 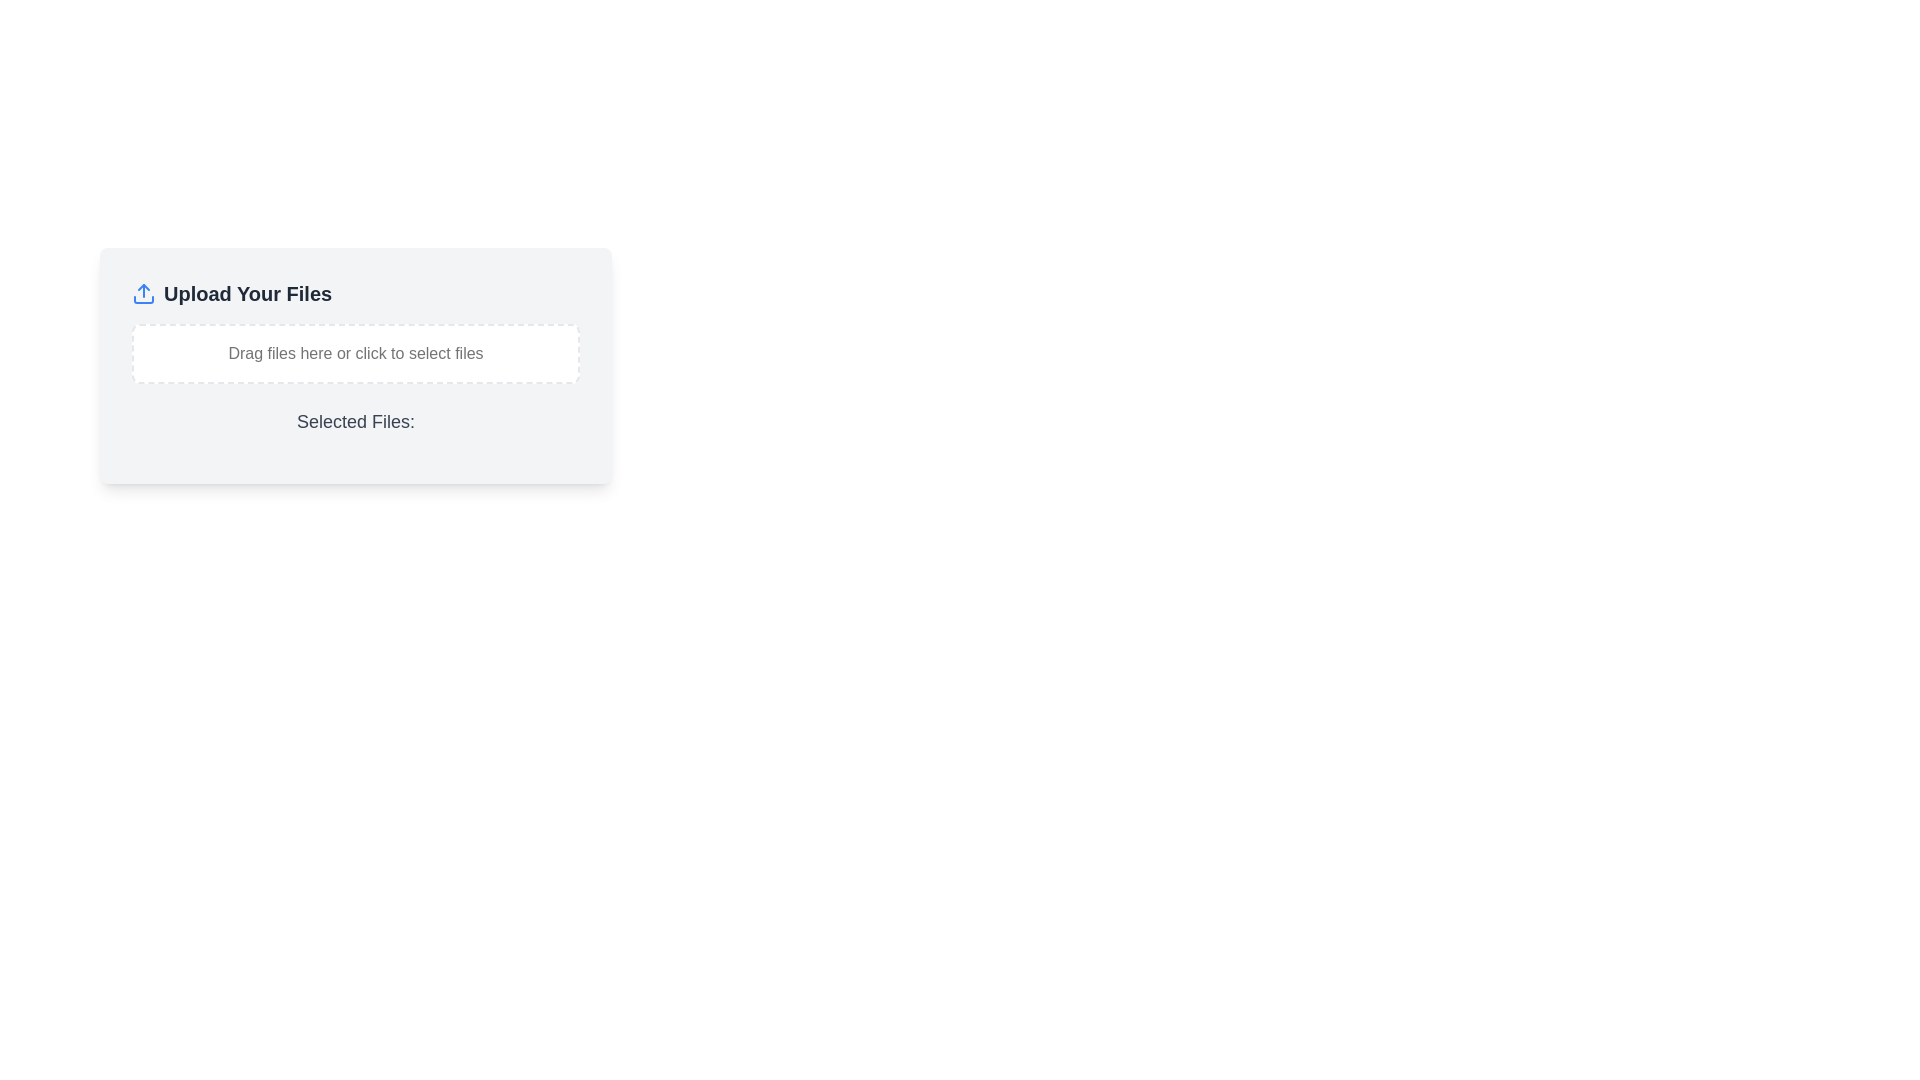 What do you see at coordinates (355, 352) in the screenshot?
I see `keyboard navigation` at bounding box center [355, 352].